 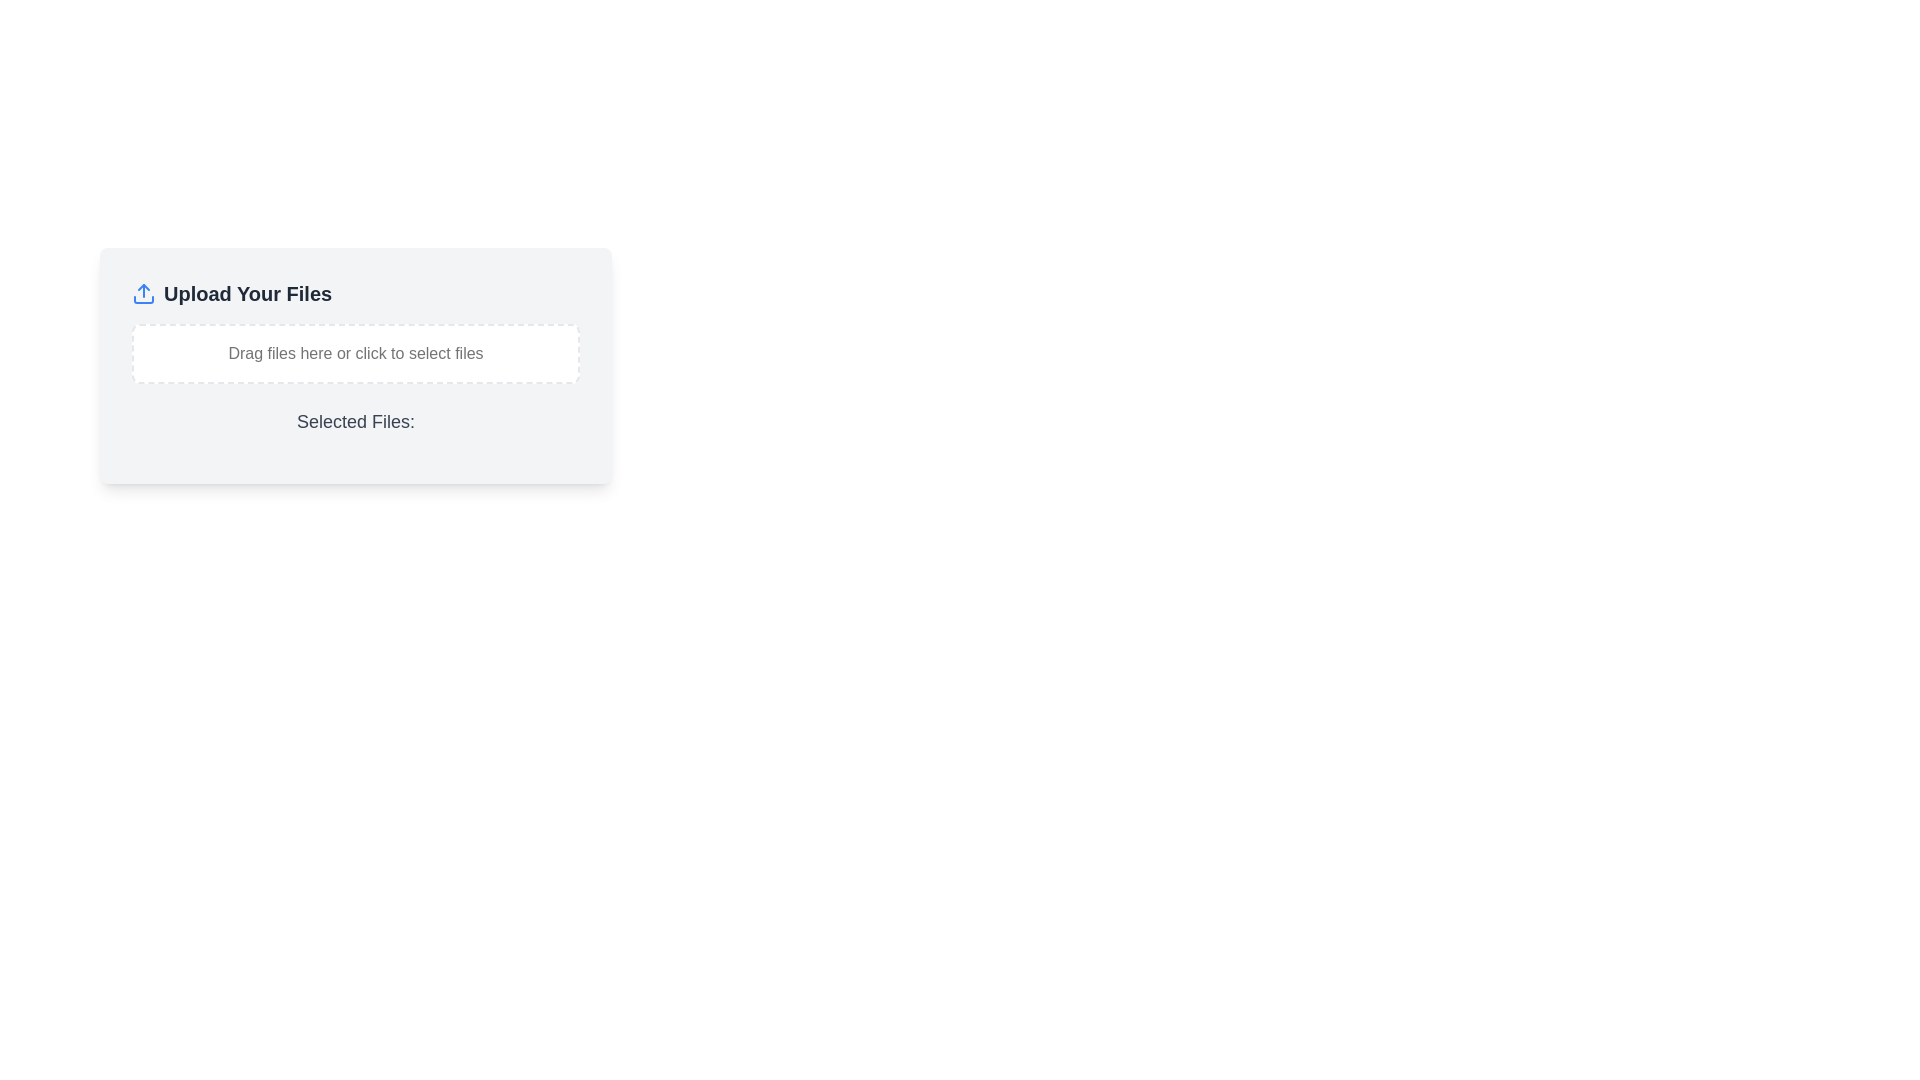 What do you see at coordinates (355, 352) in the screenshot?
I see `keyboard navigation` at bounding box center [355, 352].